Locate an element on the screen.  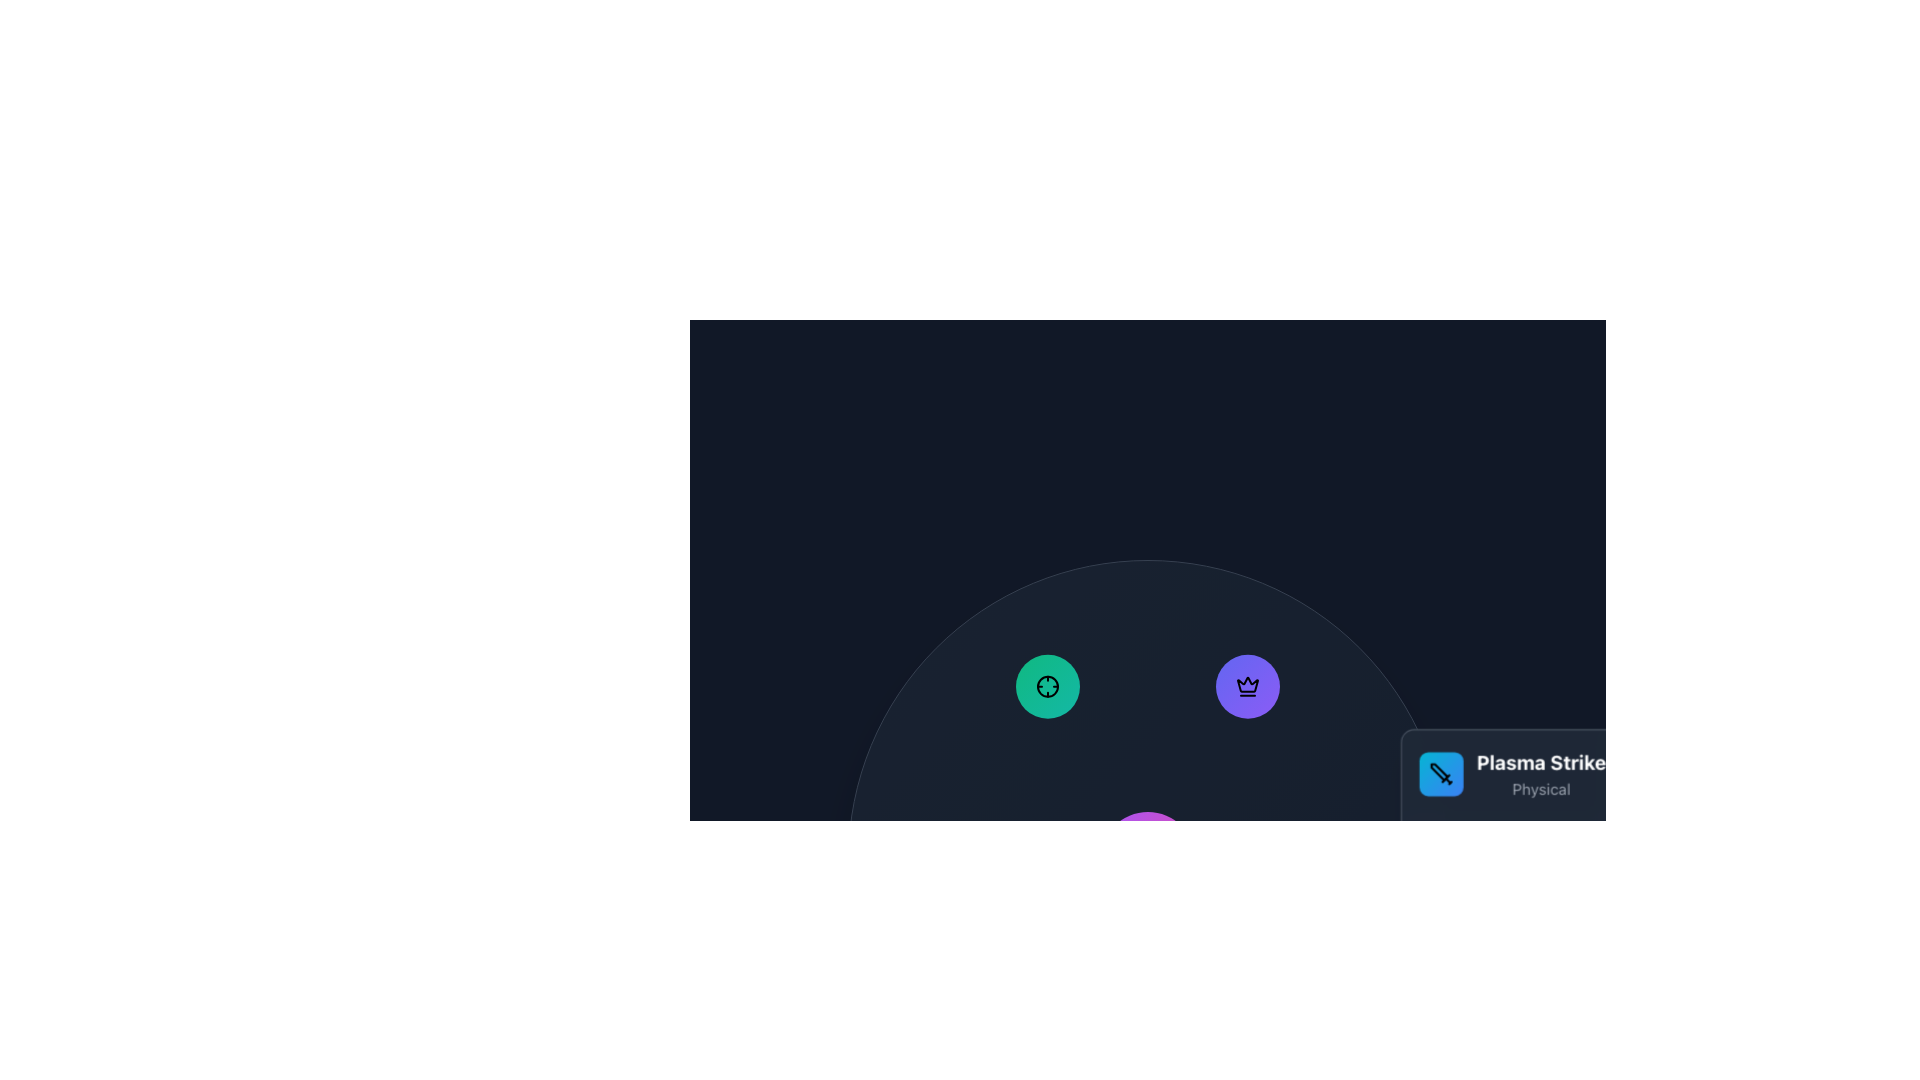
the achievement crown icon located near the top-right corner of the circular arrangement of icons, specifically the second icon from the left among three visible ones is located at coordinates (1247, 683).